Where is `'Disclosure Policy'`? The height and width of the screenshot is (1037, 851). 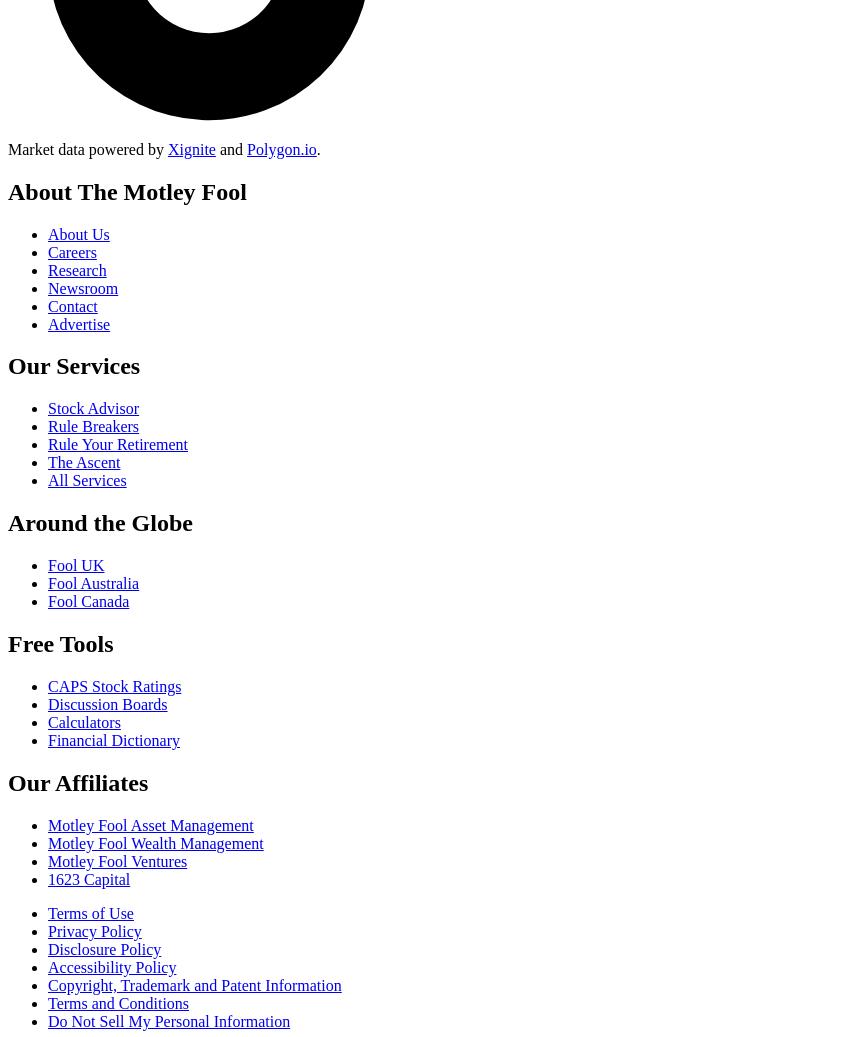 'Disclosure Policy' is located at coordinates (47, 948).